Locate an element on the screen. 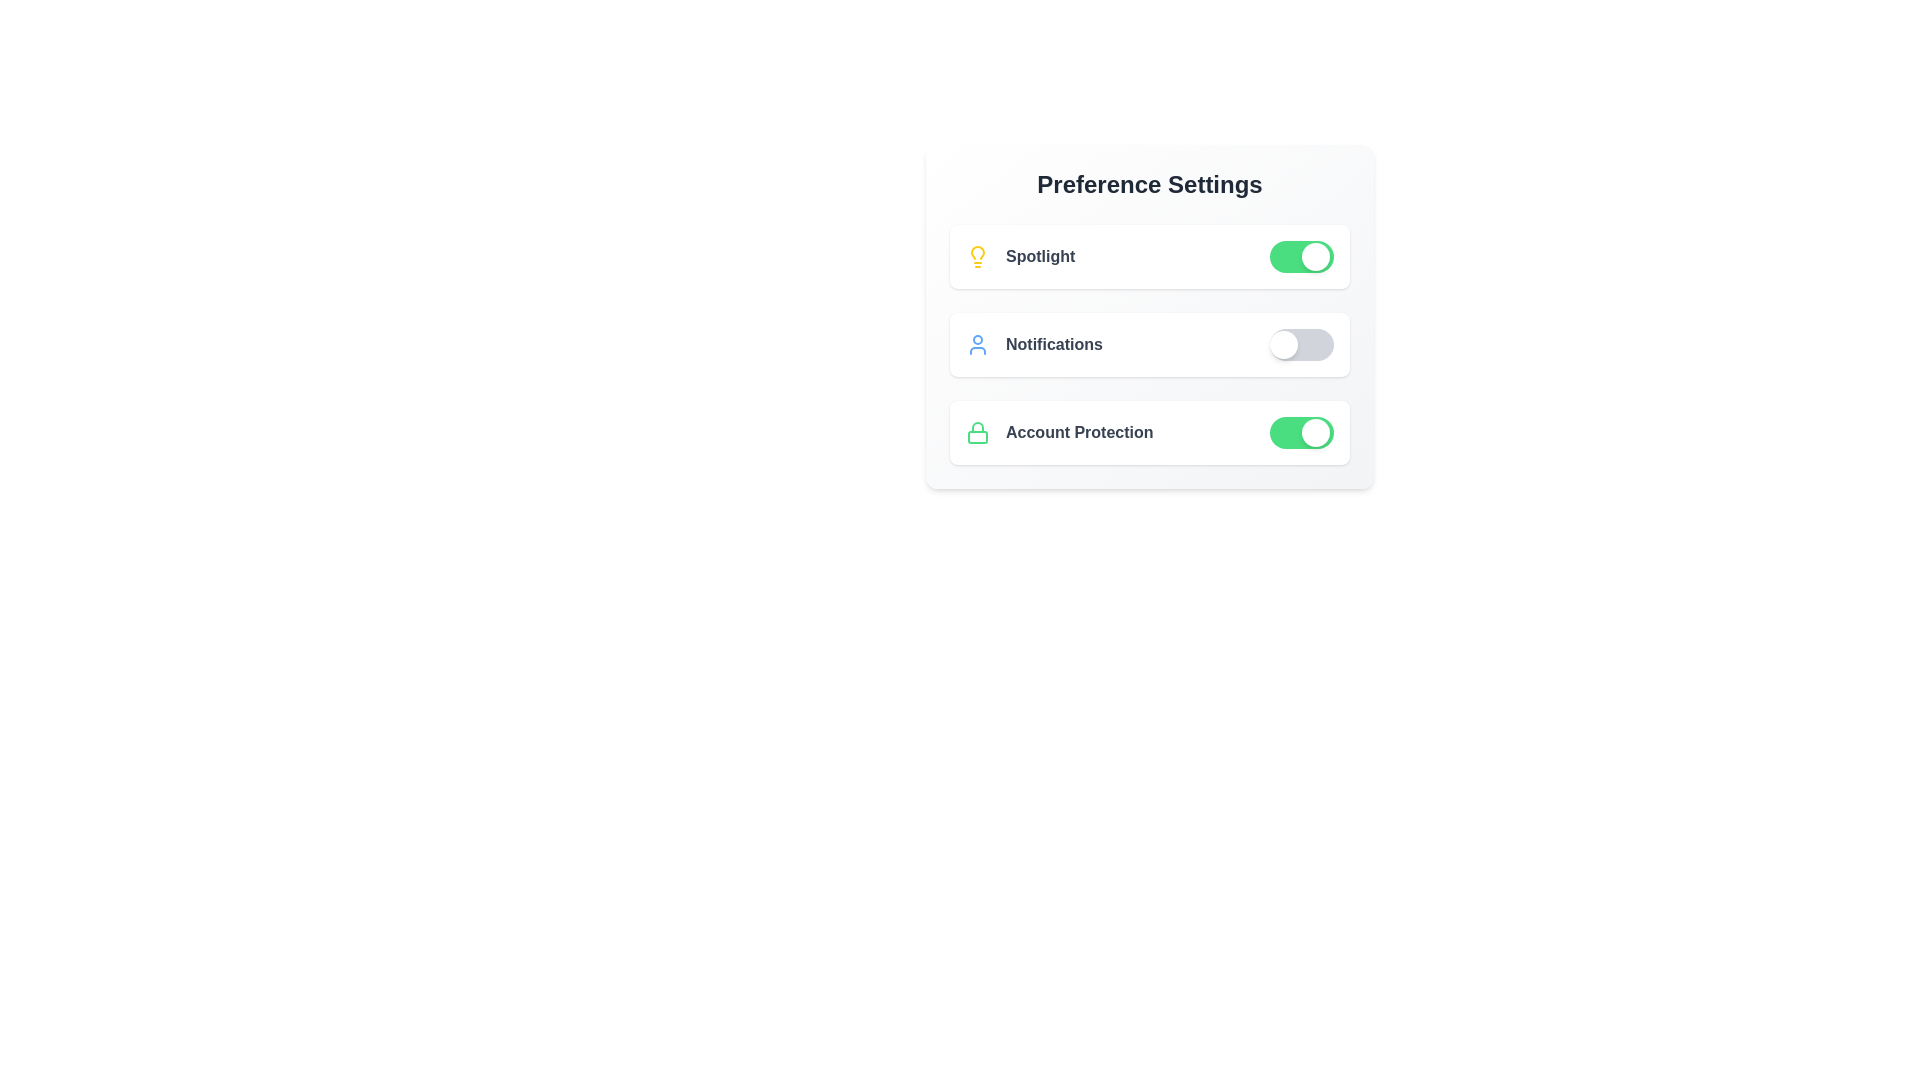 The image size is (1920, 1080). the 'Account Protection' toggle switch to change its state is located at coordinates (1301, 431).